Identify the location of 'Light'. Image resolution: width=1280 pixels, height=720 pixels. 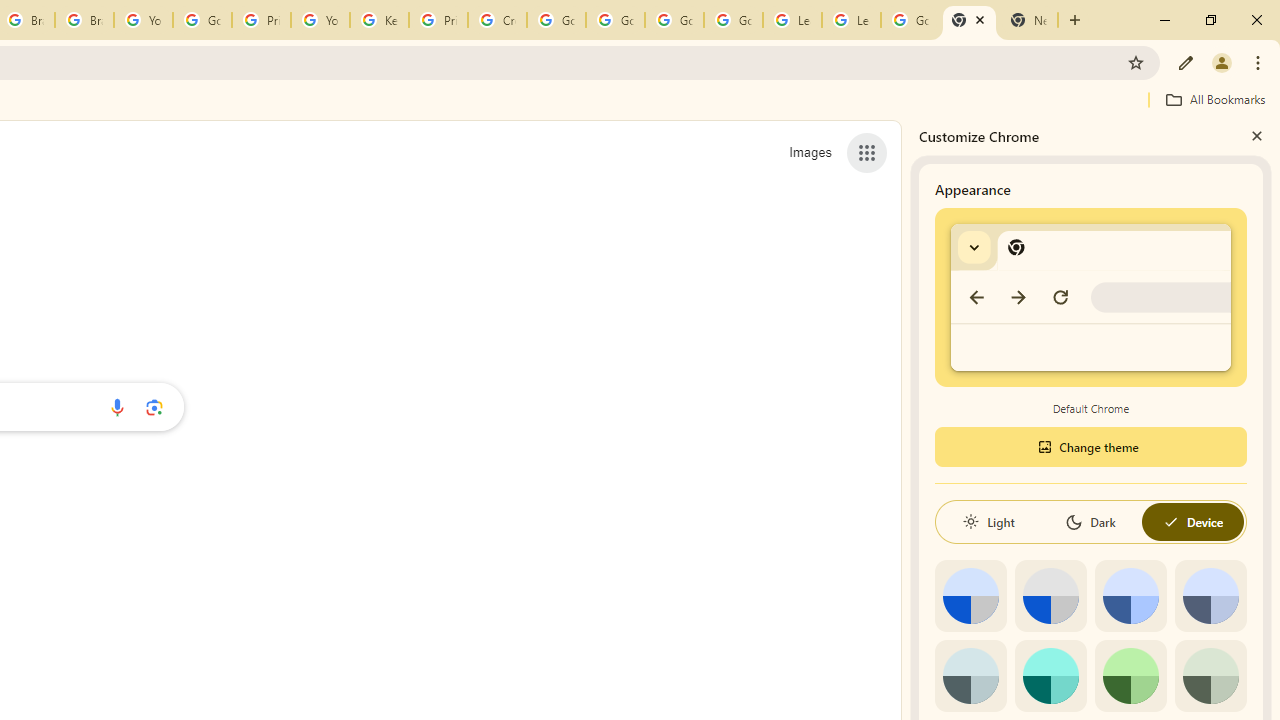
(988, 521).